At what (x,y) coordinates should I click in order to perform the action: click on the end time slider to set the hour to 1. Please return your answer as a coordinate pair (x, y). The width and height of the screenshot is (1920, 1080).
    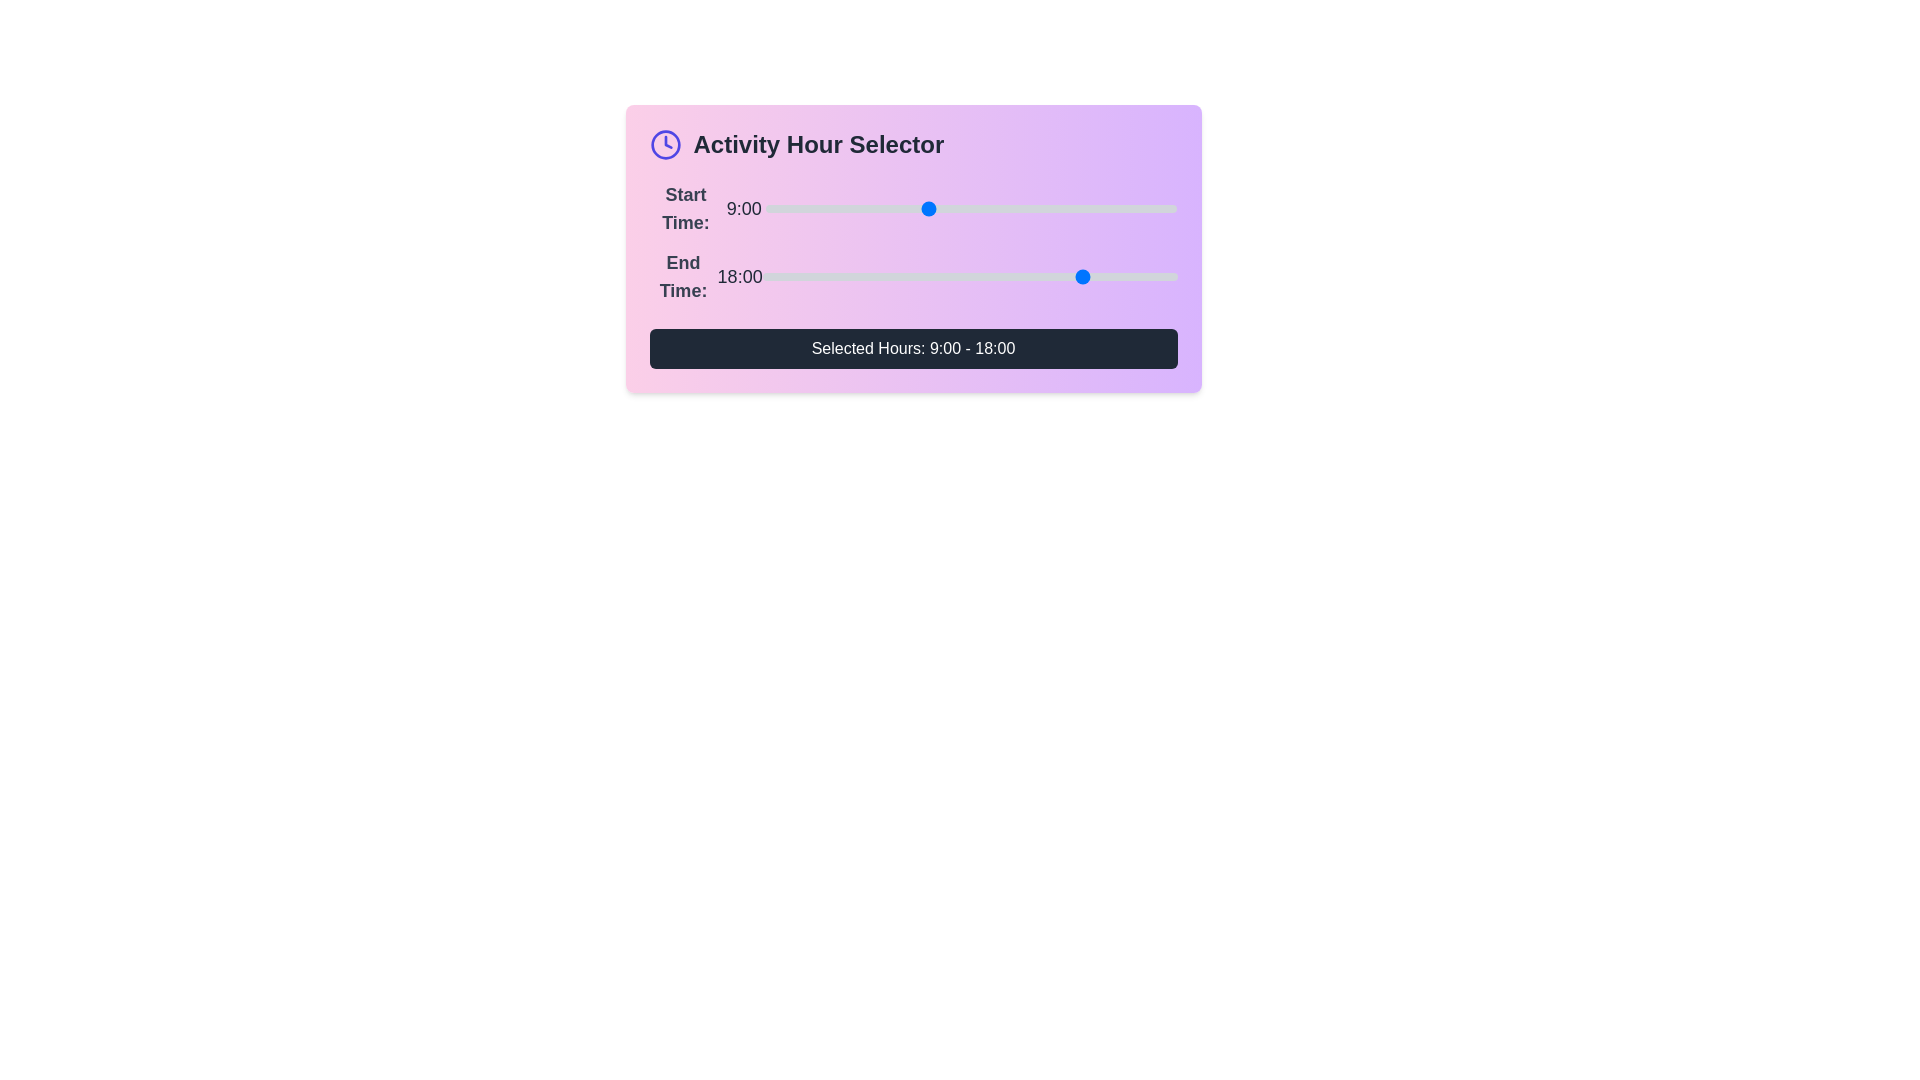
    Looking at the image, I should click on (779, 277).